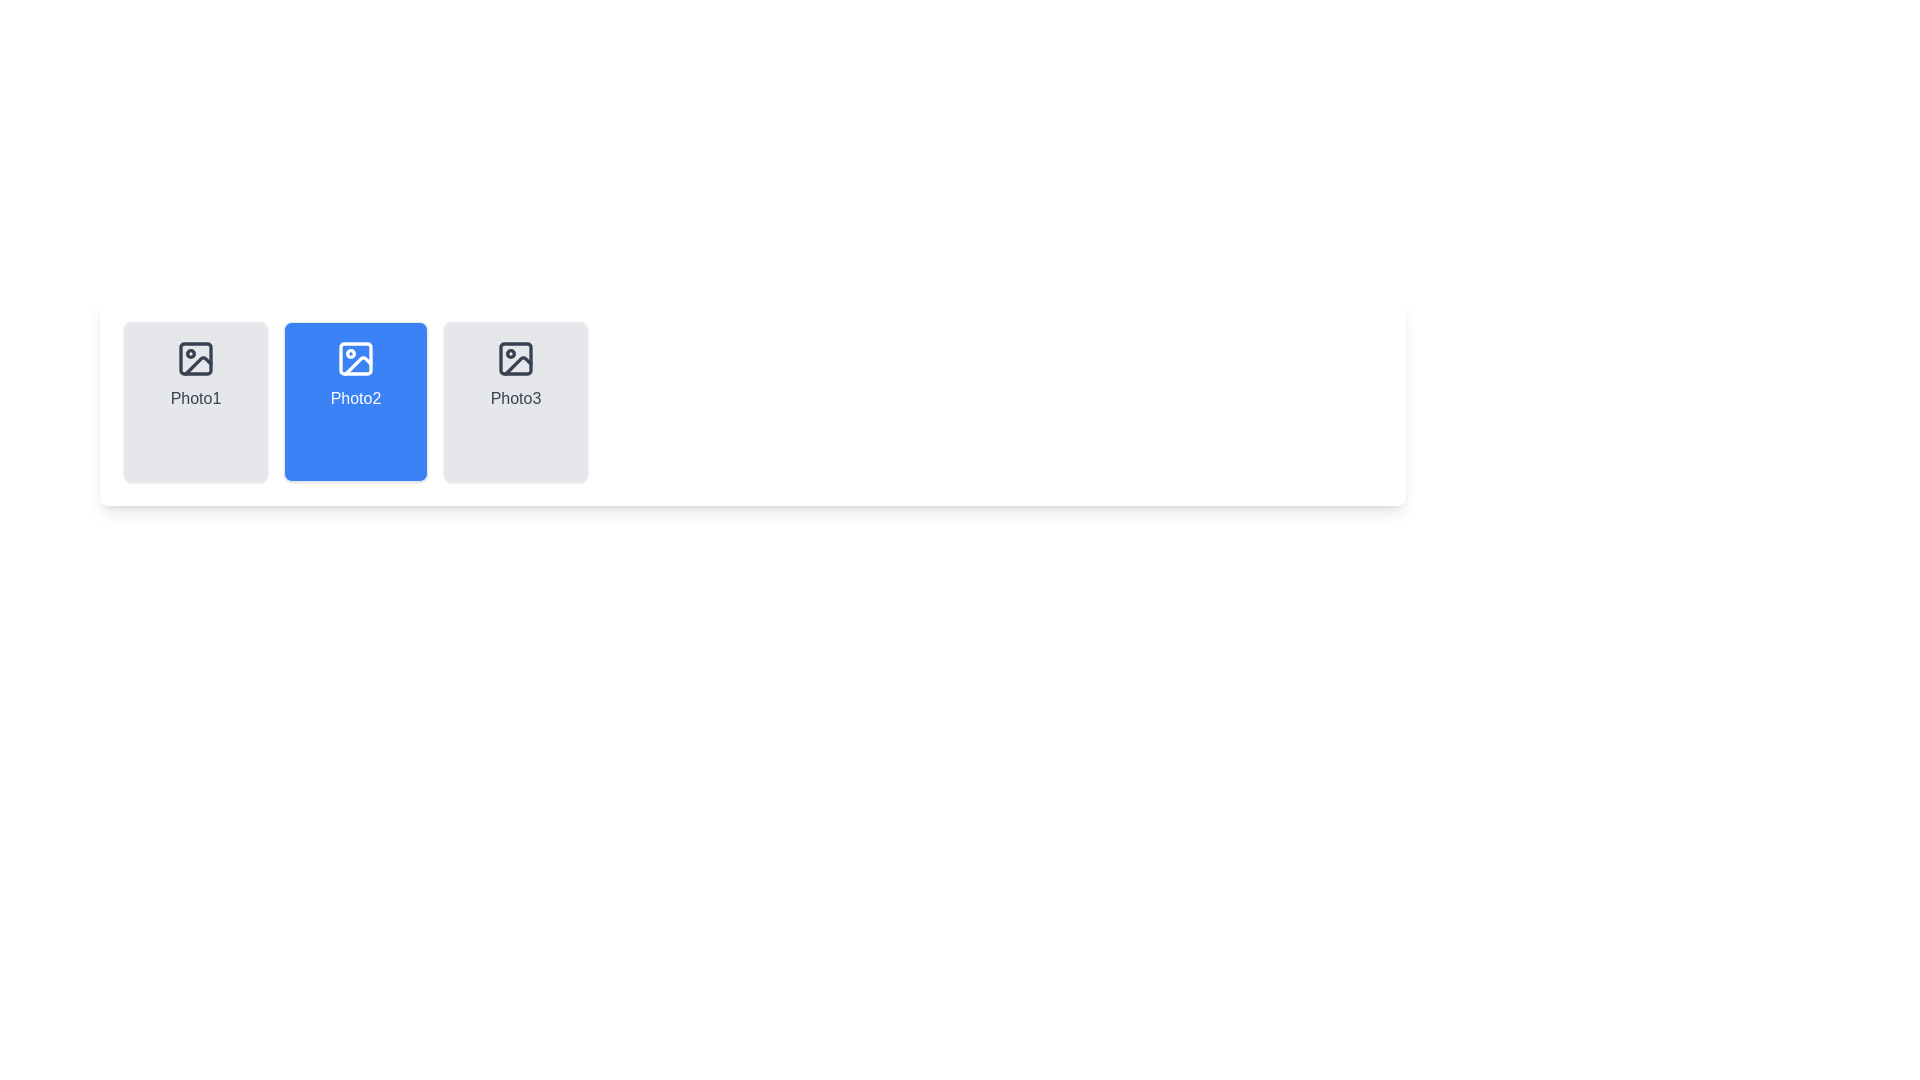  Describe the element at coordinates (355, 401) in the screenshot. I see `the gallery chip labeled 'Photo2' to toggle its selection state` at that location.